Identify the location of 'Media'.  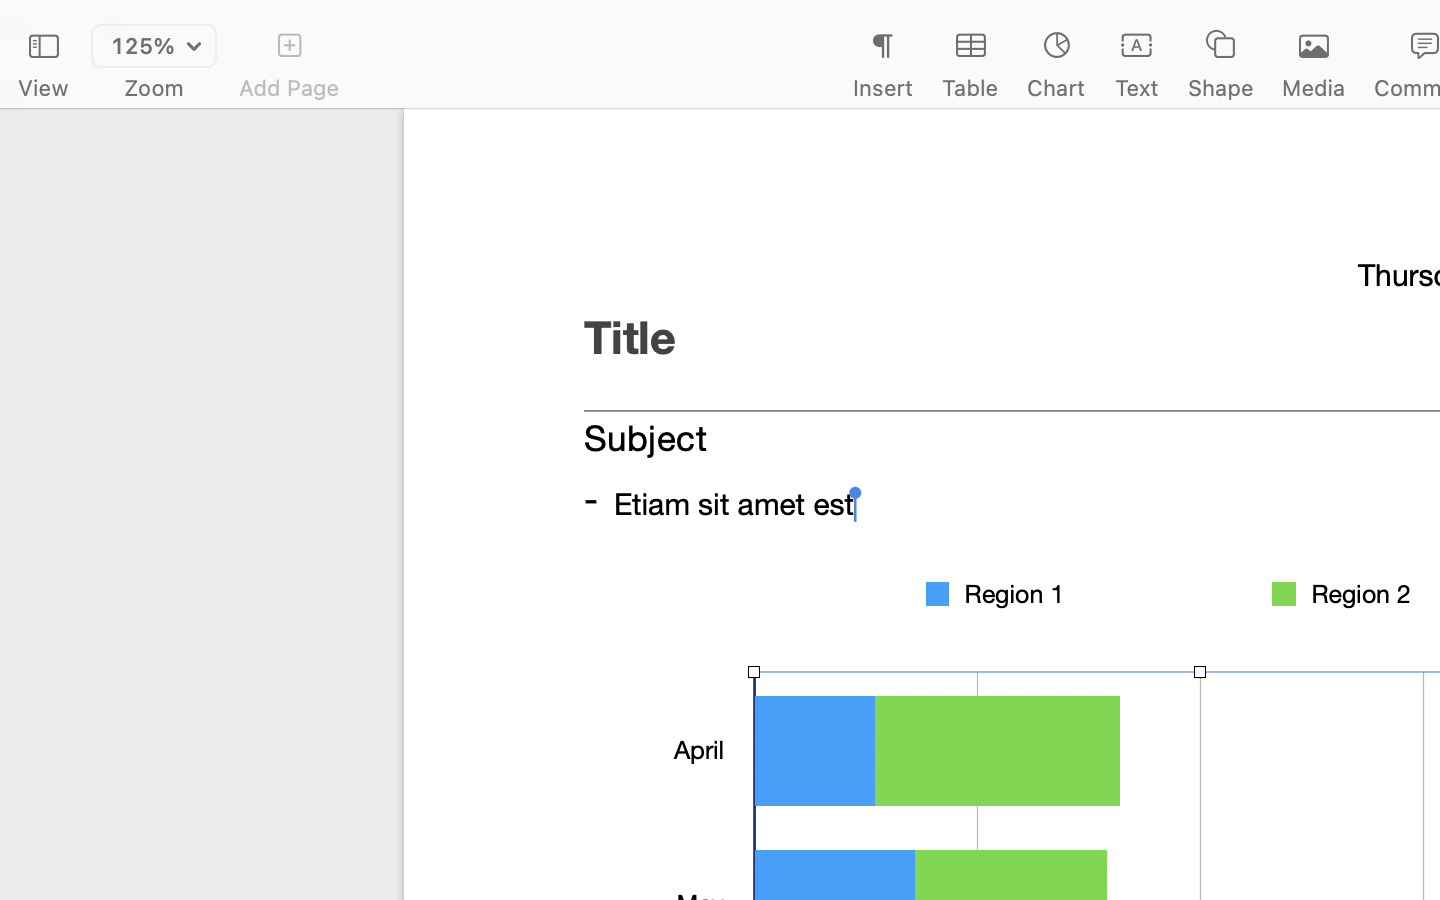
(1314, 87).